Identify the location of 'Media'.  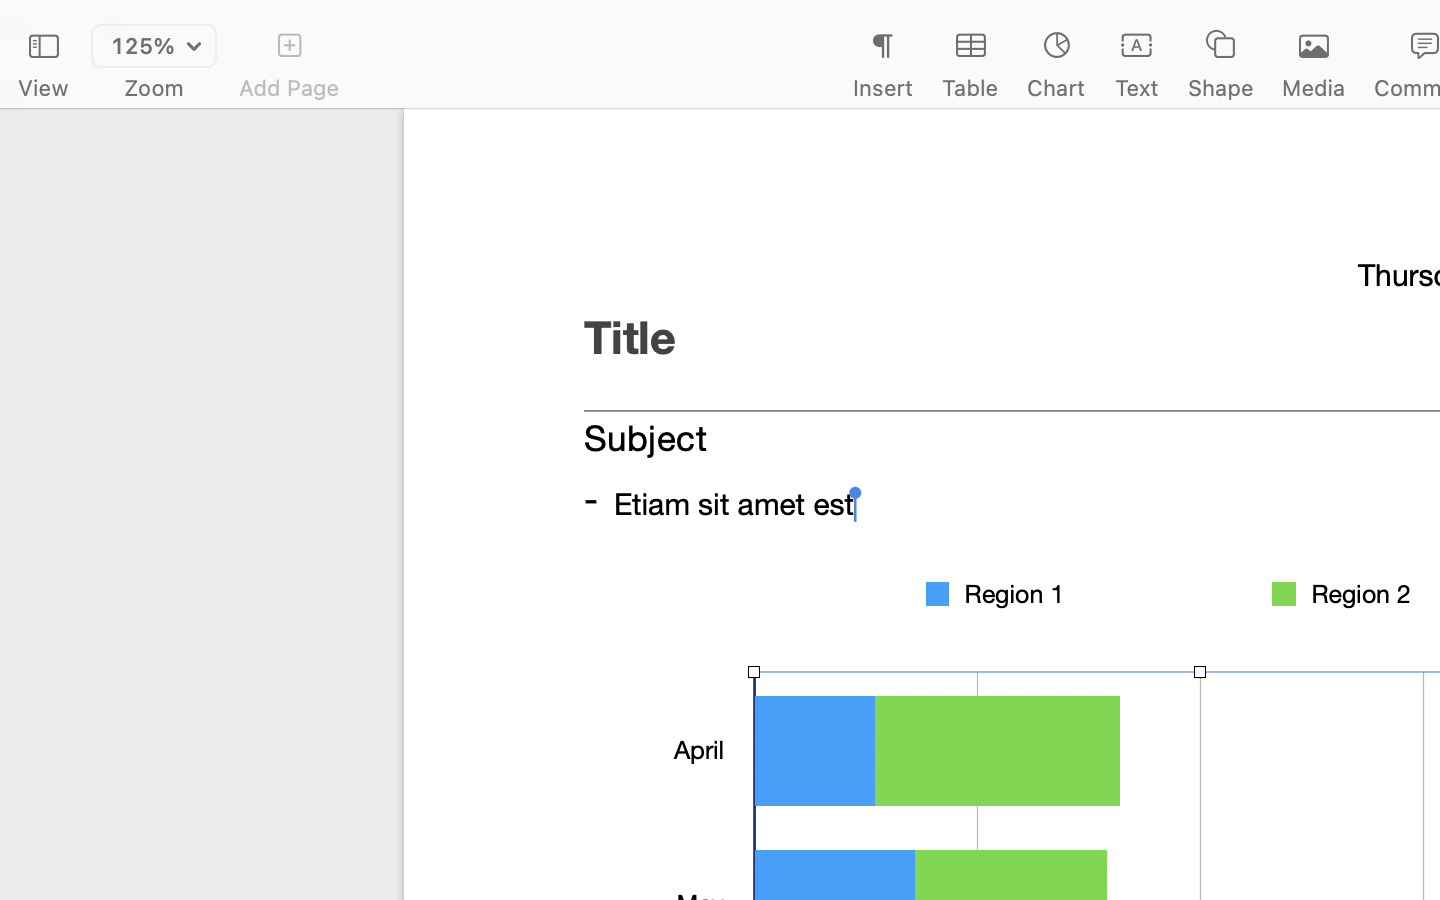
(1314, 87).